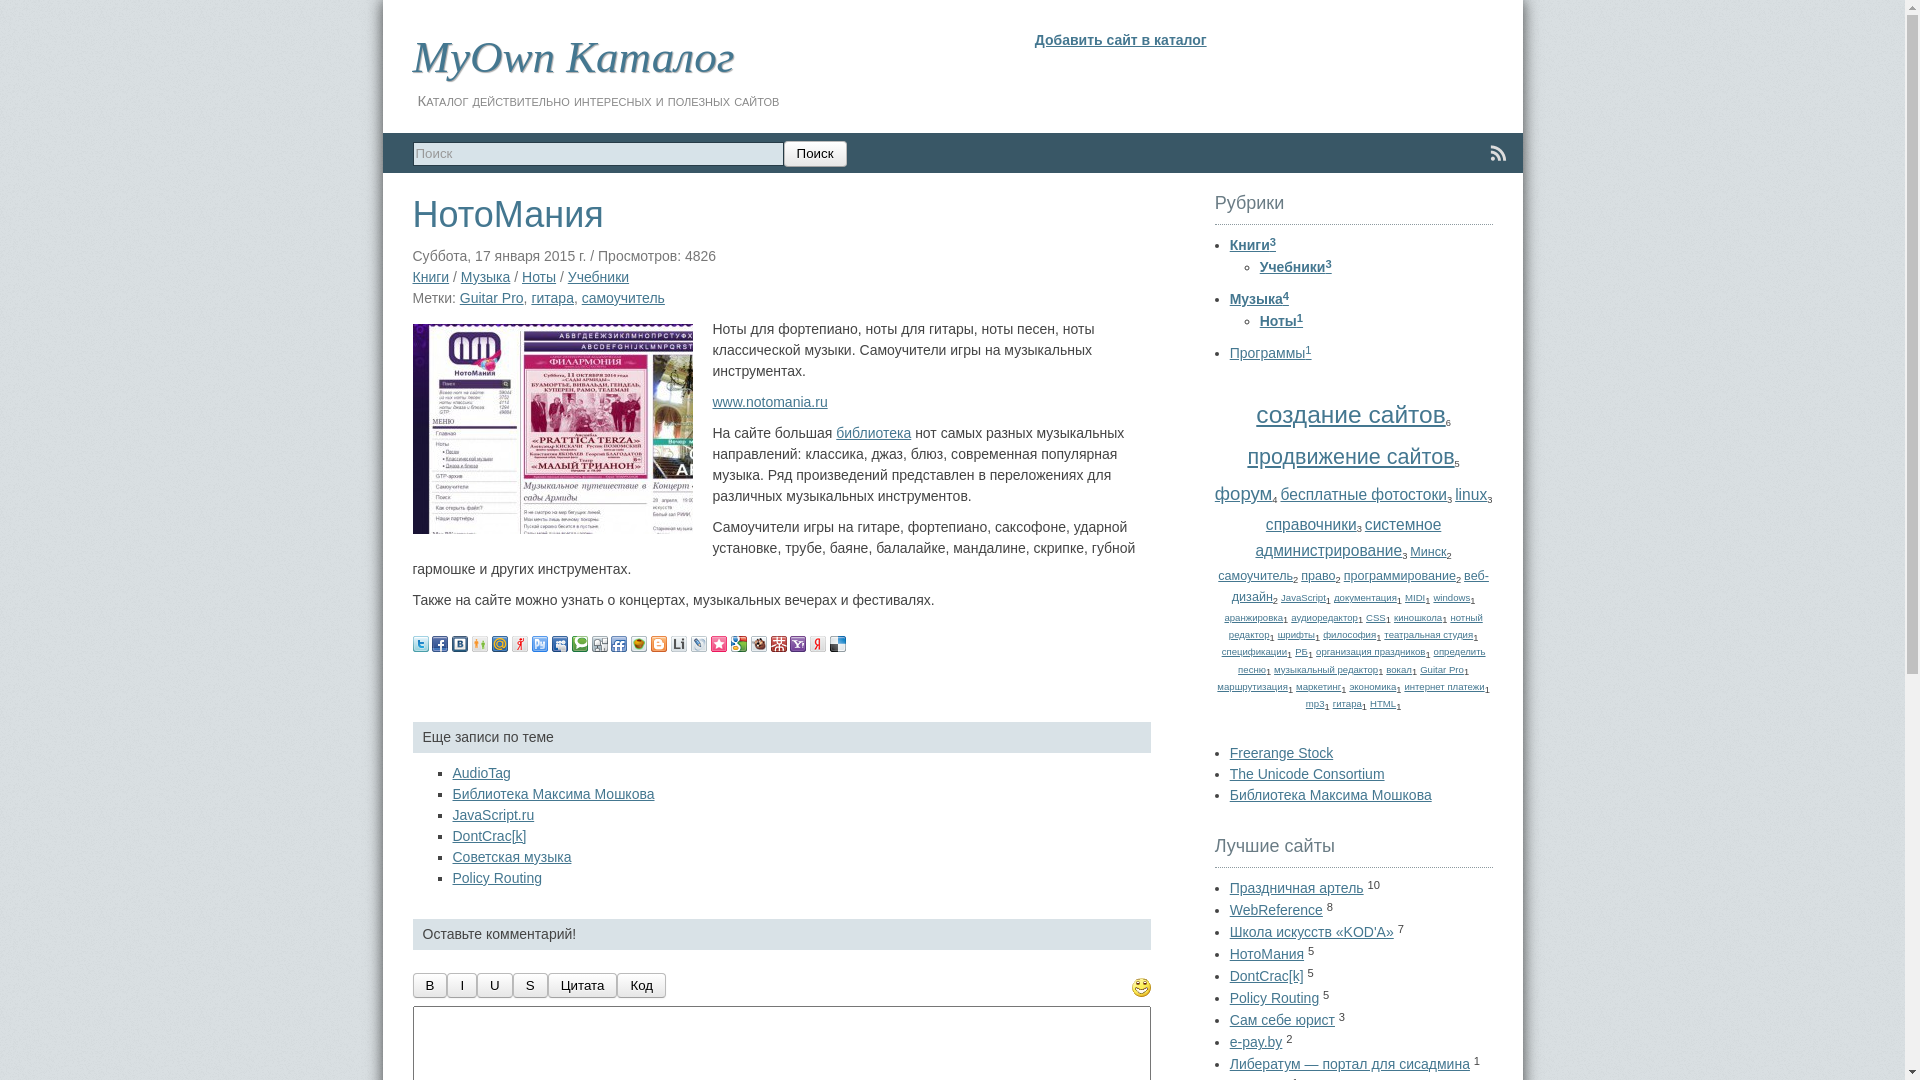 The height and width of the screenshot is (1080, 1920). What do you see at coordinates (494, 984) in the screenshot?
I see `'U'` at bounding box center [494, 984].